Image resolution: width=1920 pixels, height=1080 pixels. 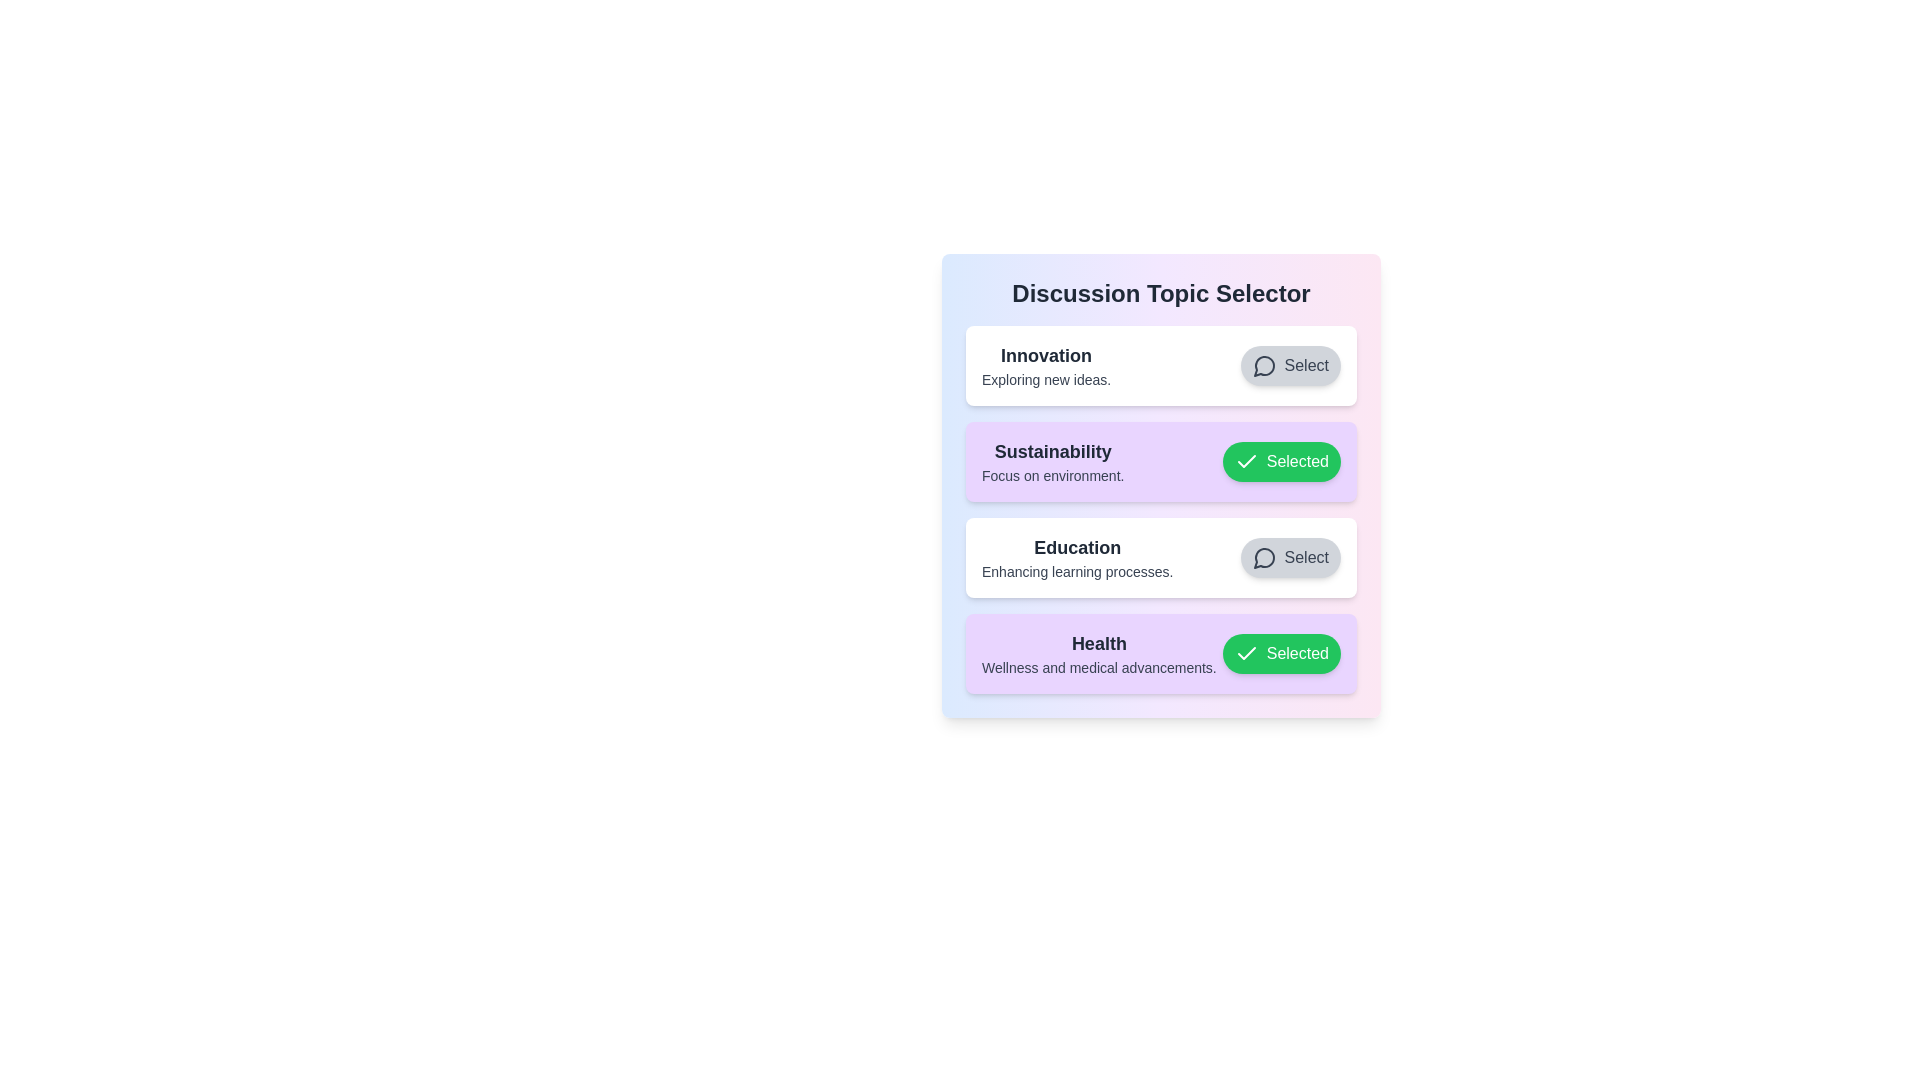 What do you see at coordinates (1290, 558) in the screenshot?
I see `the topic Education` at bounding box center [1290, 558].